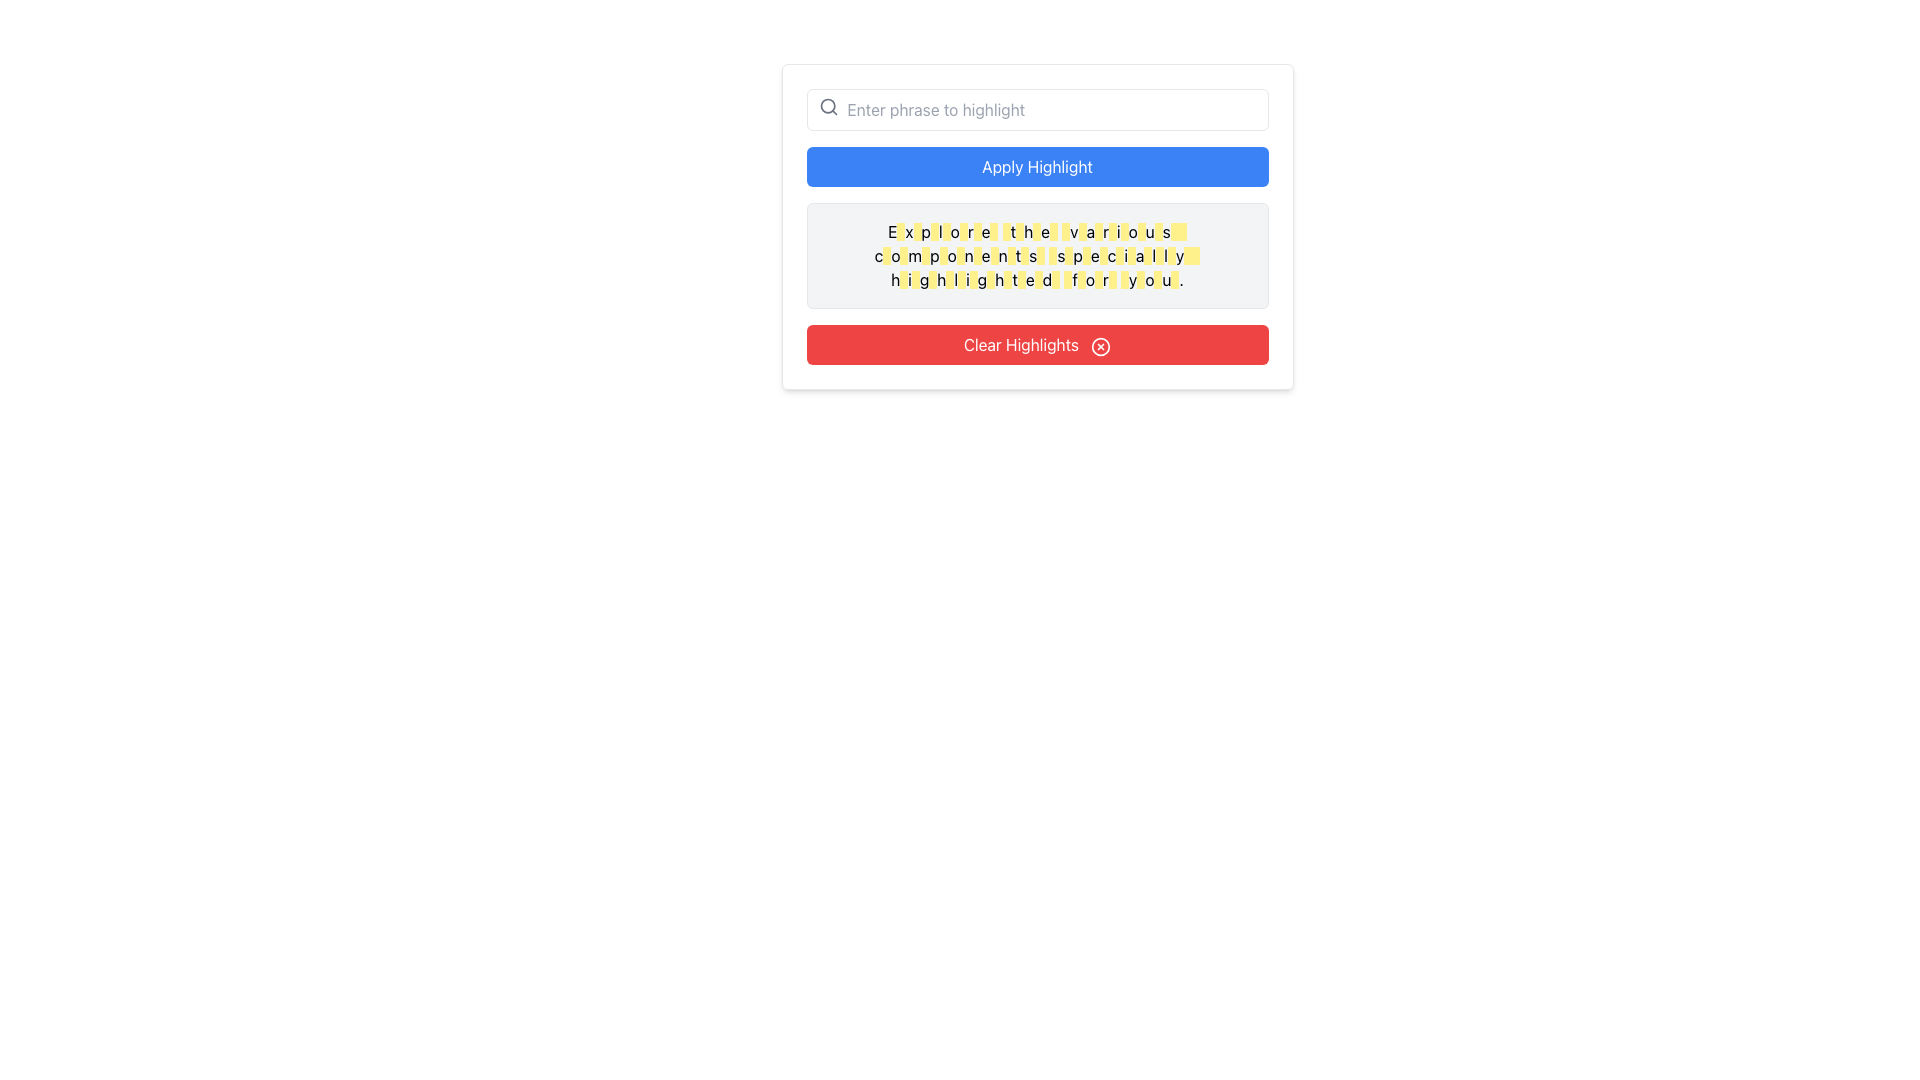  What do you see at coordinates (977, 230) in the screenshot?
I see `the sixth yellow-highlighted rectangle marker that coincides with the word 'the' in the text 'Explore the various components specially highlighted for you.'` at bounding box center [977, 230].